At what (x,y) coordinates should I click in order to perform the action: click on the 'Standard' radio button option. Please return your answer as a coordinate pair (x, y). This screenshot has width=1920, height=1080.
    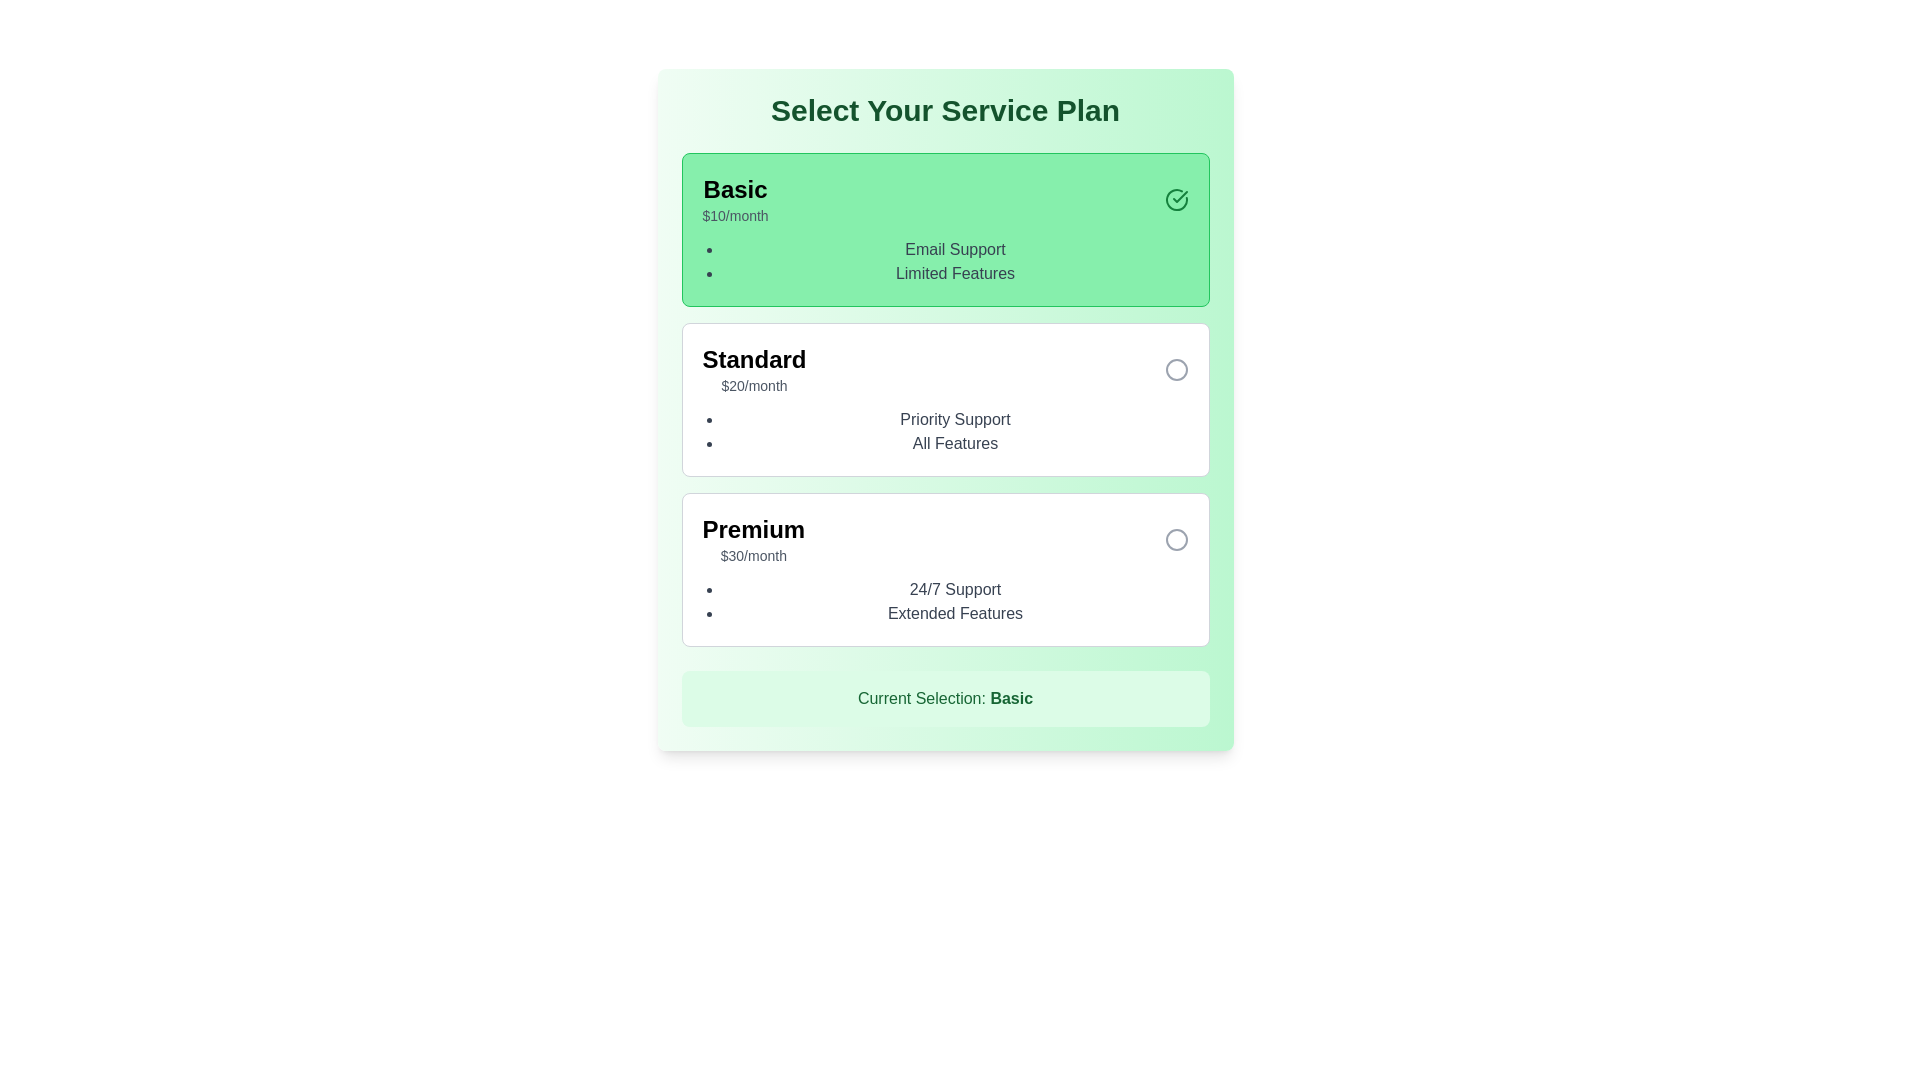
    Looking at the image, I should click on (944, 400).